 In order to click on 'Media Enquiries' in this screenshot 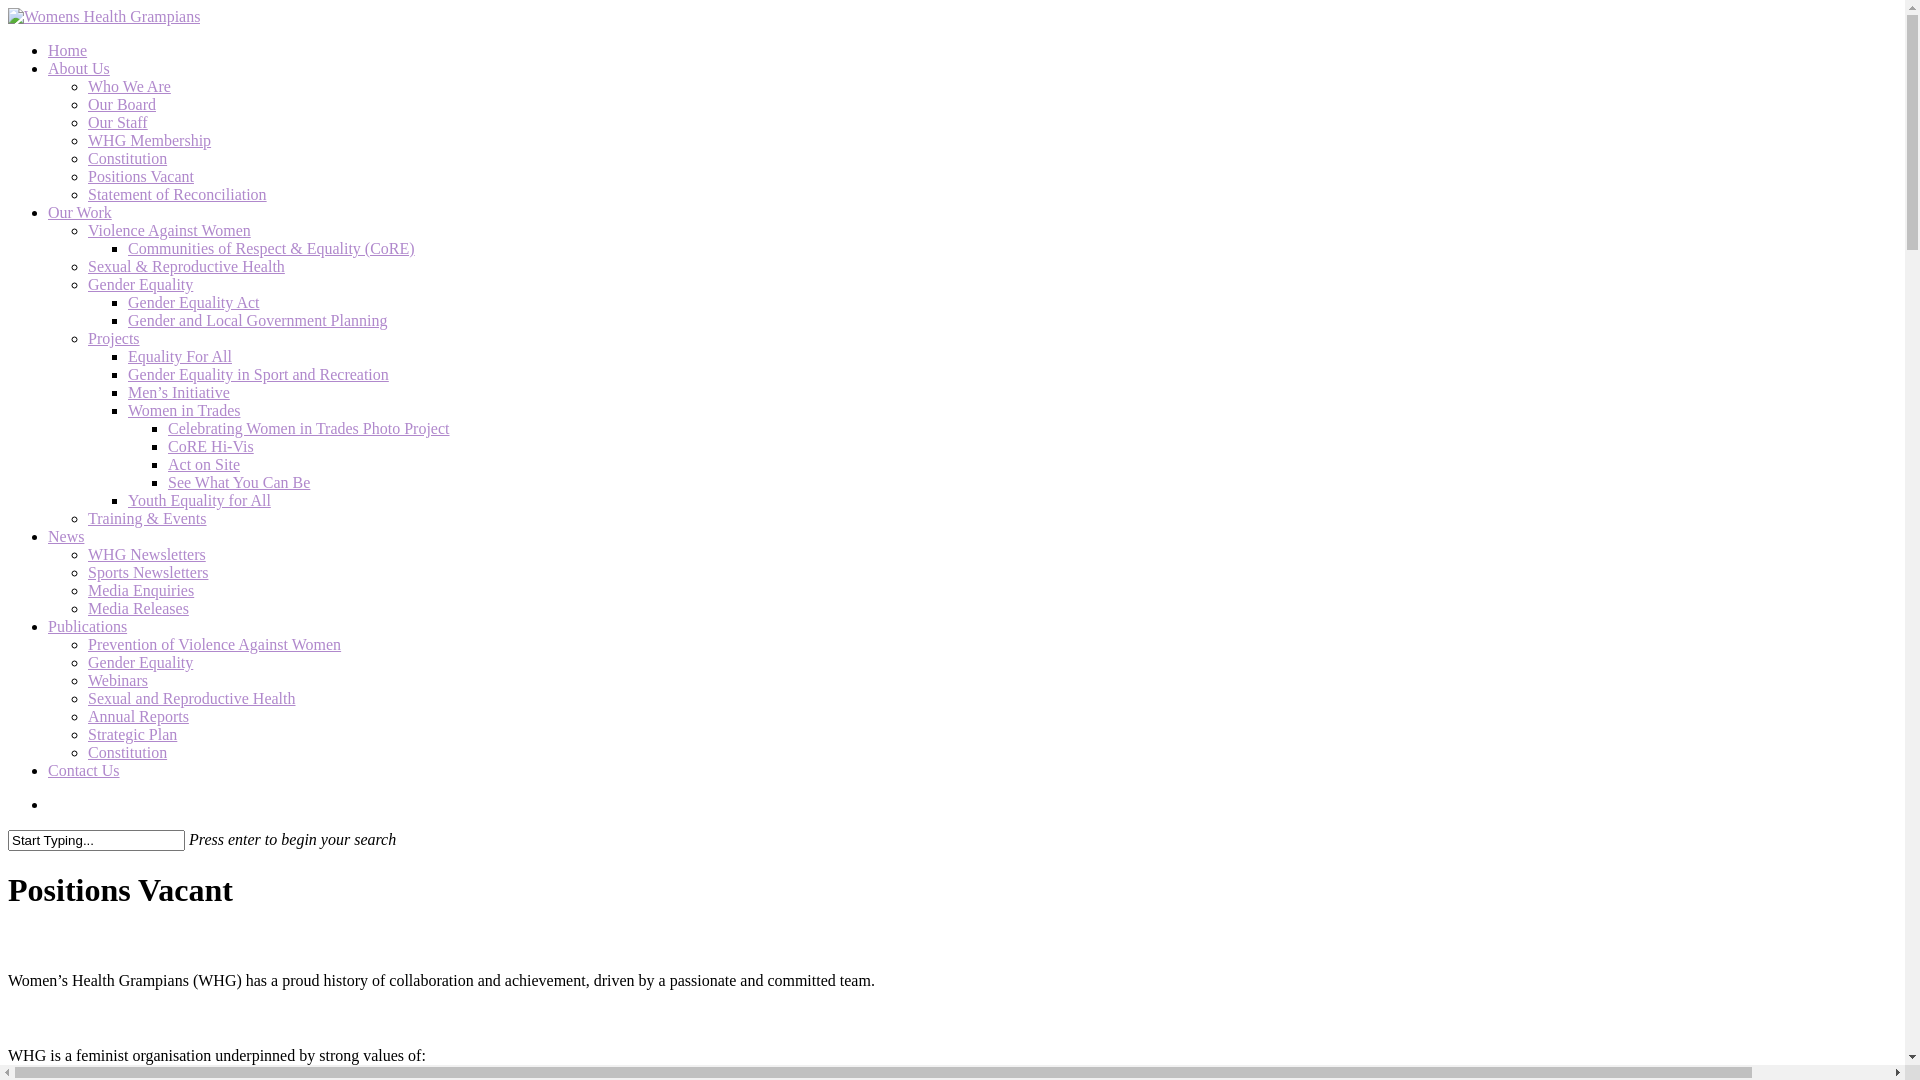, I will do `click(139, 589)`.